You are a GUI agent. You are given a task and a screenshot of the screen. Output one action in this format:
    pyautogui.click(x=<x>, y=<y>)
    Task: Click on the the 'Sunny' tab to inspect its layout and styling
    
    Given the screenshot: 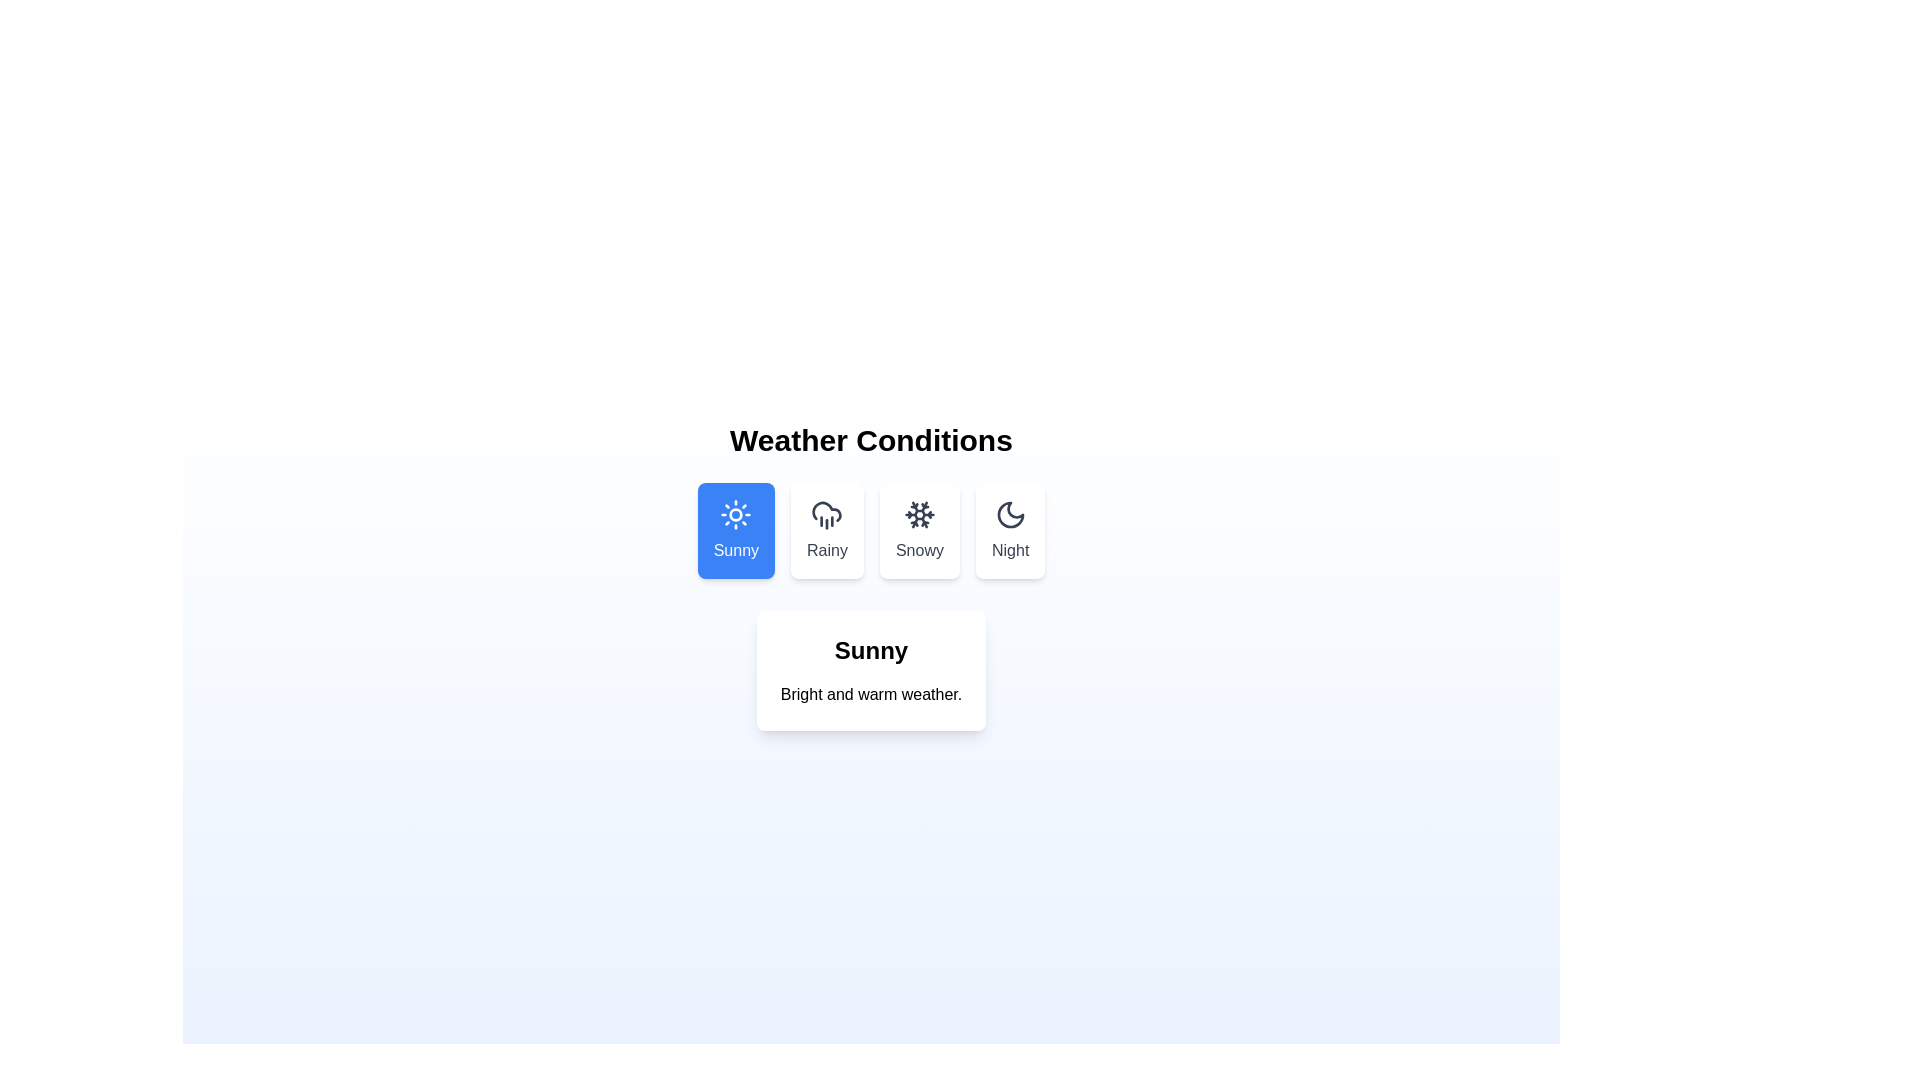 What is the action you would take?
    pyautogui.click(x=734, y=530)
    